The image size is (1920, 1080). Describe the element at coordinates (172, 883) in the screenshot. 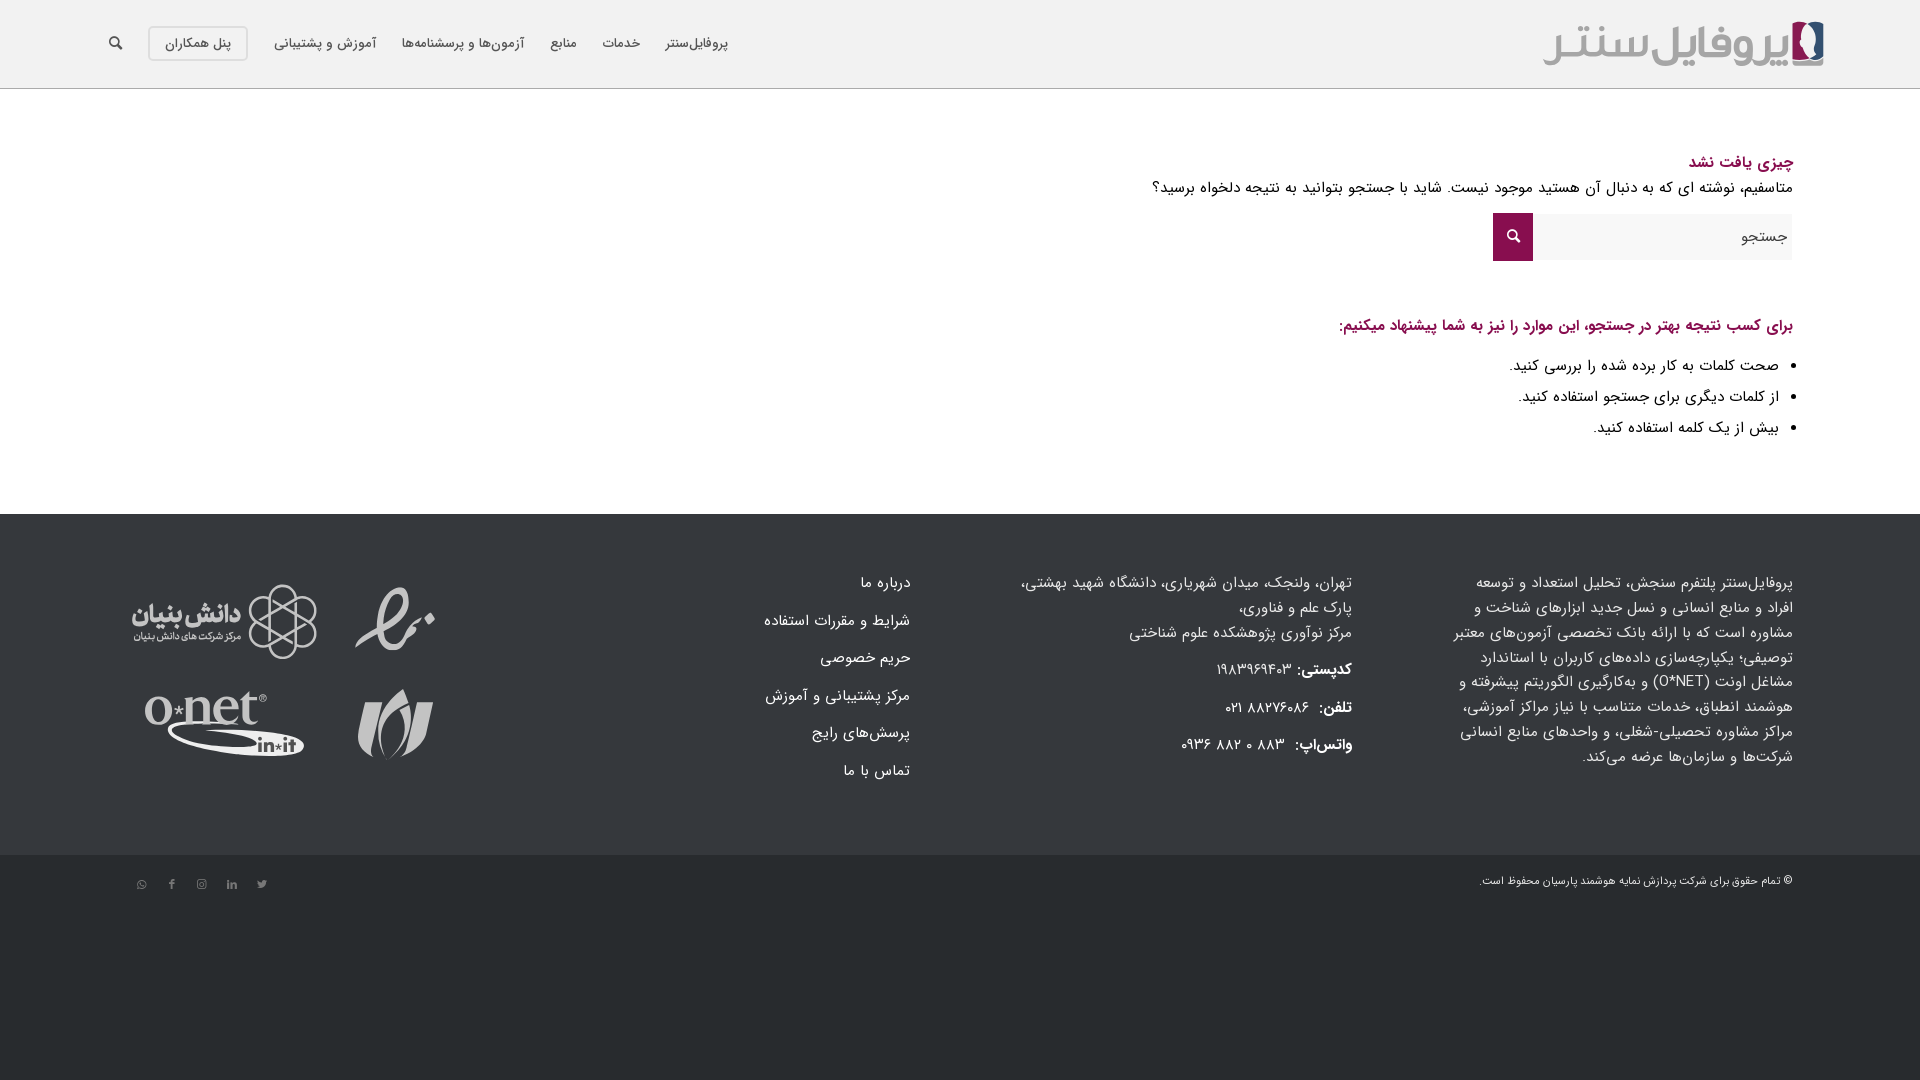

I see `'Facebook'` at that location.